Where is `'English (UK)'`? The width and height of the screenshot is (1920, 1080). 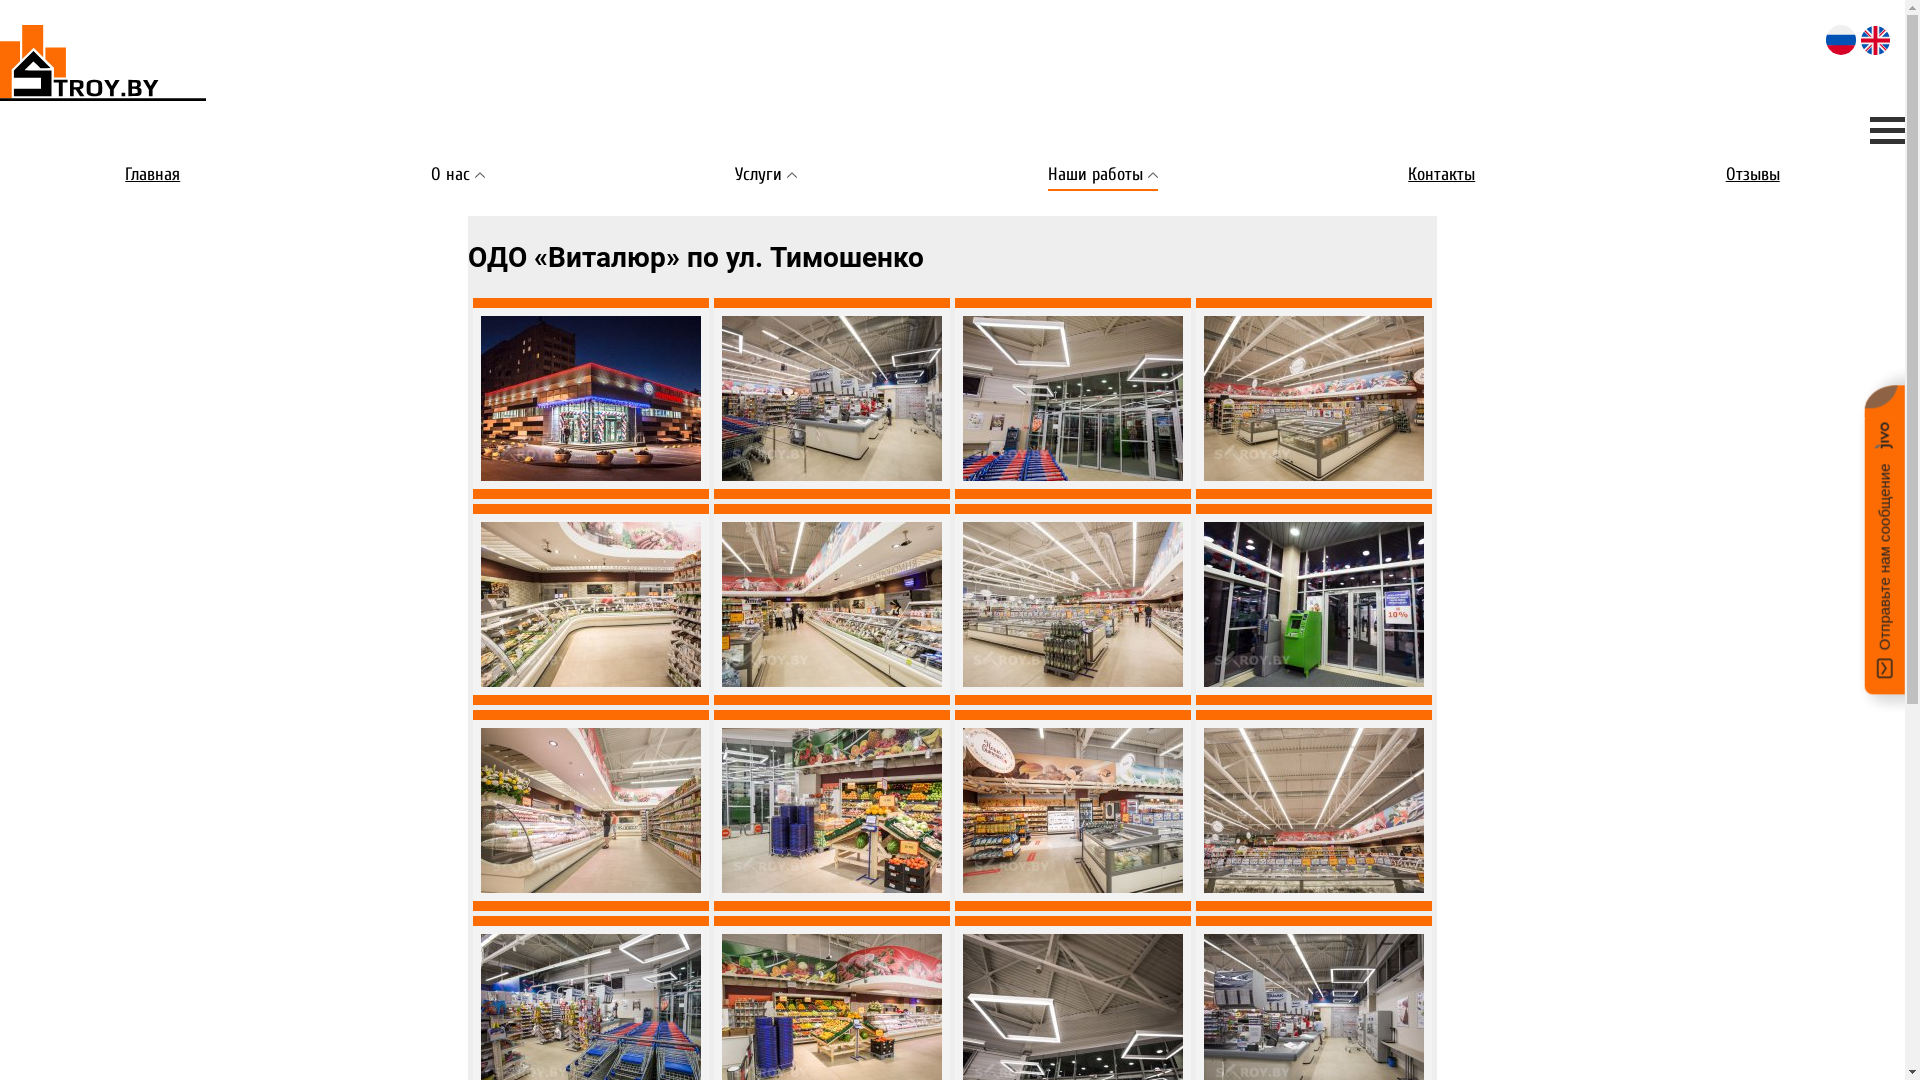
'English (UK)' is located at coordinates (1874, 40).